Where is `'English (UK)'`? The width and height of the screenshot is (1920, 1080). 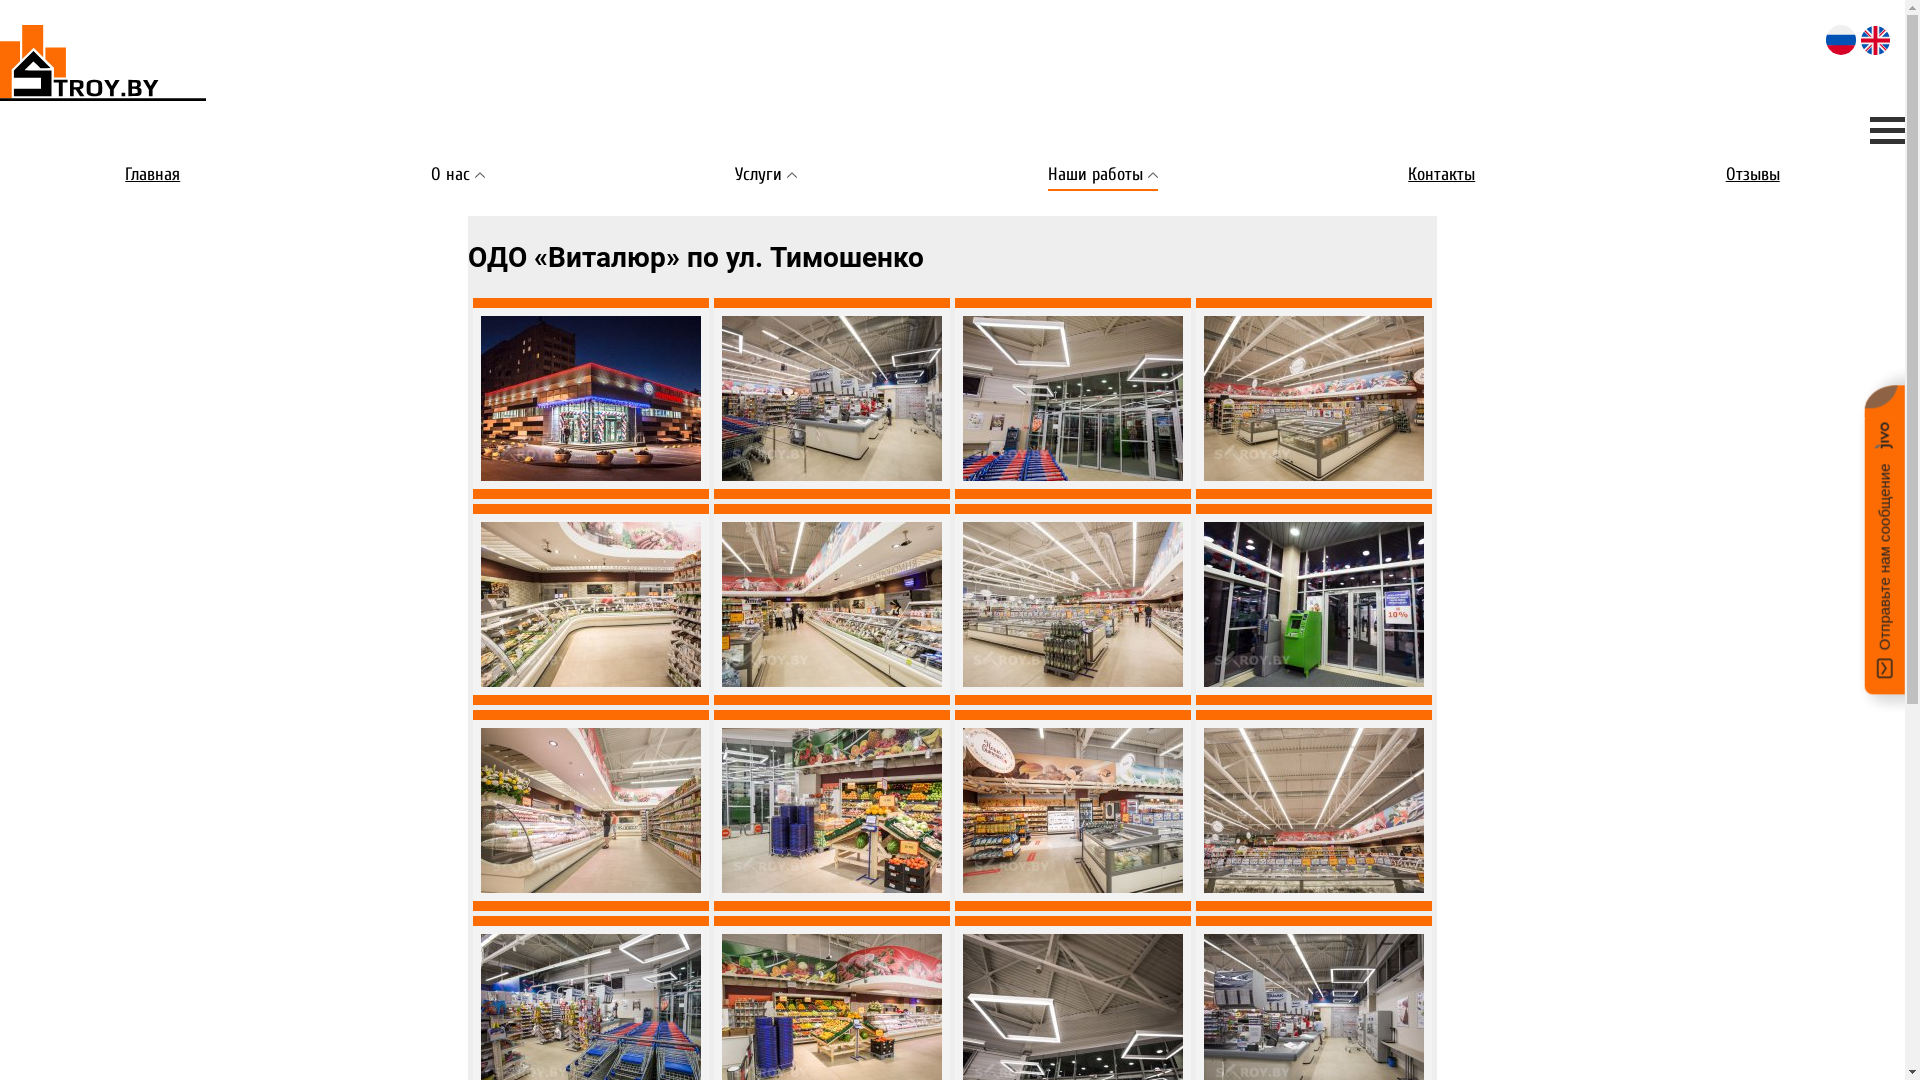
'English (UK)' is located at coordinates (1874, 40).